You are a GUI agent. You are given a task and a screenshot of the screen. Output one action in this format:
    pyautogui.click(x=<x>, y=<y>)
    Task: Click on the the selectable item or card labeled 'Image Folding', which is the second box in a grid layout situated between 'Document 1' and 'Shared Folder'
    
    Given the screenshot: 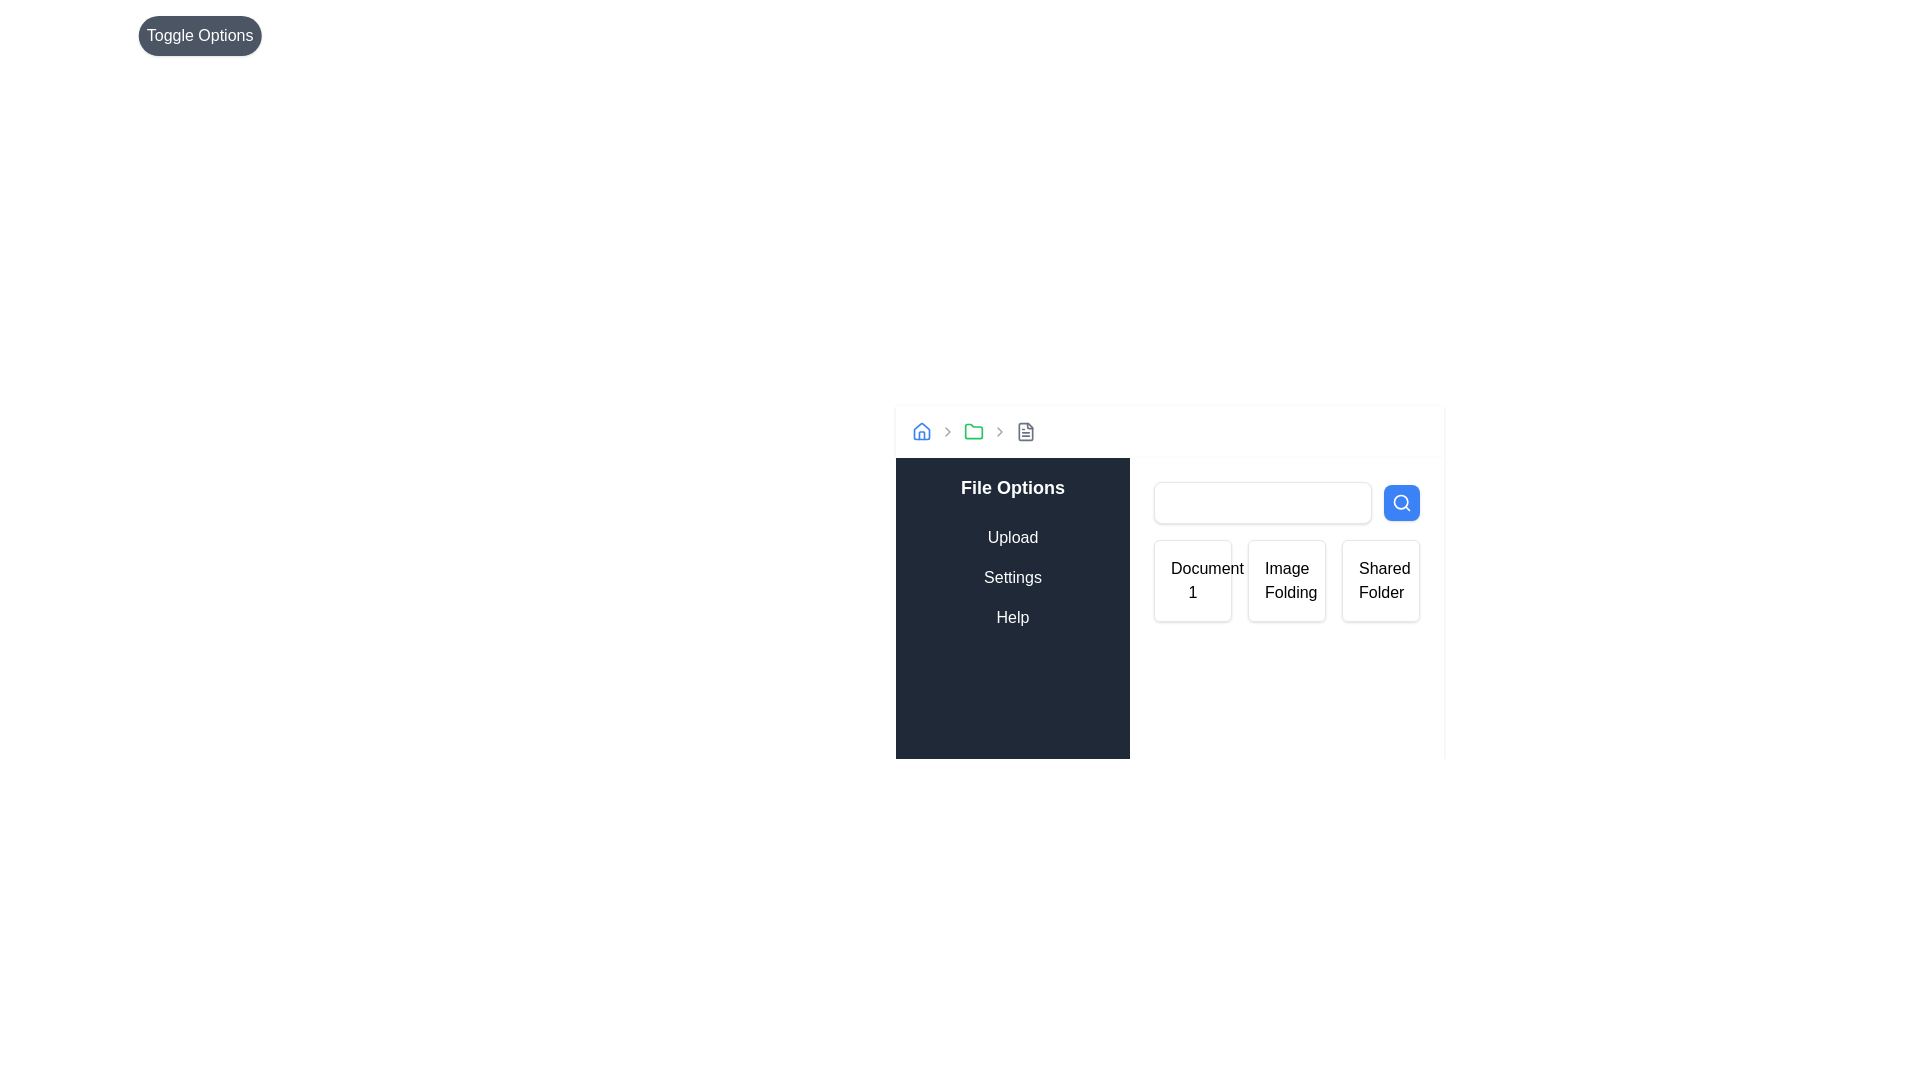 What is the action you would take?
    pyautogui.click(x=1286, y=581)
    